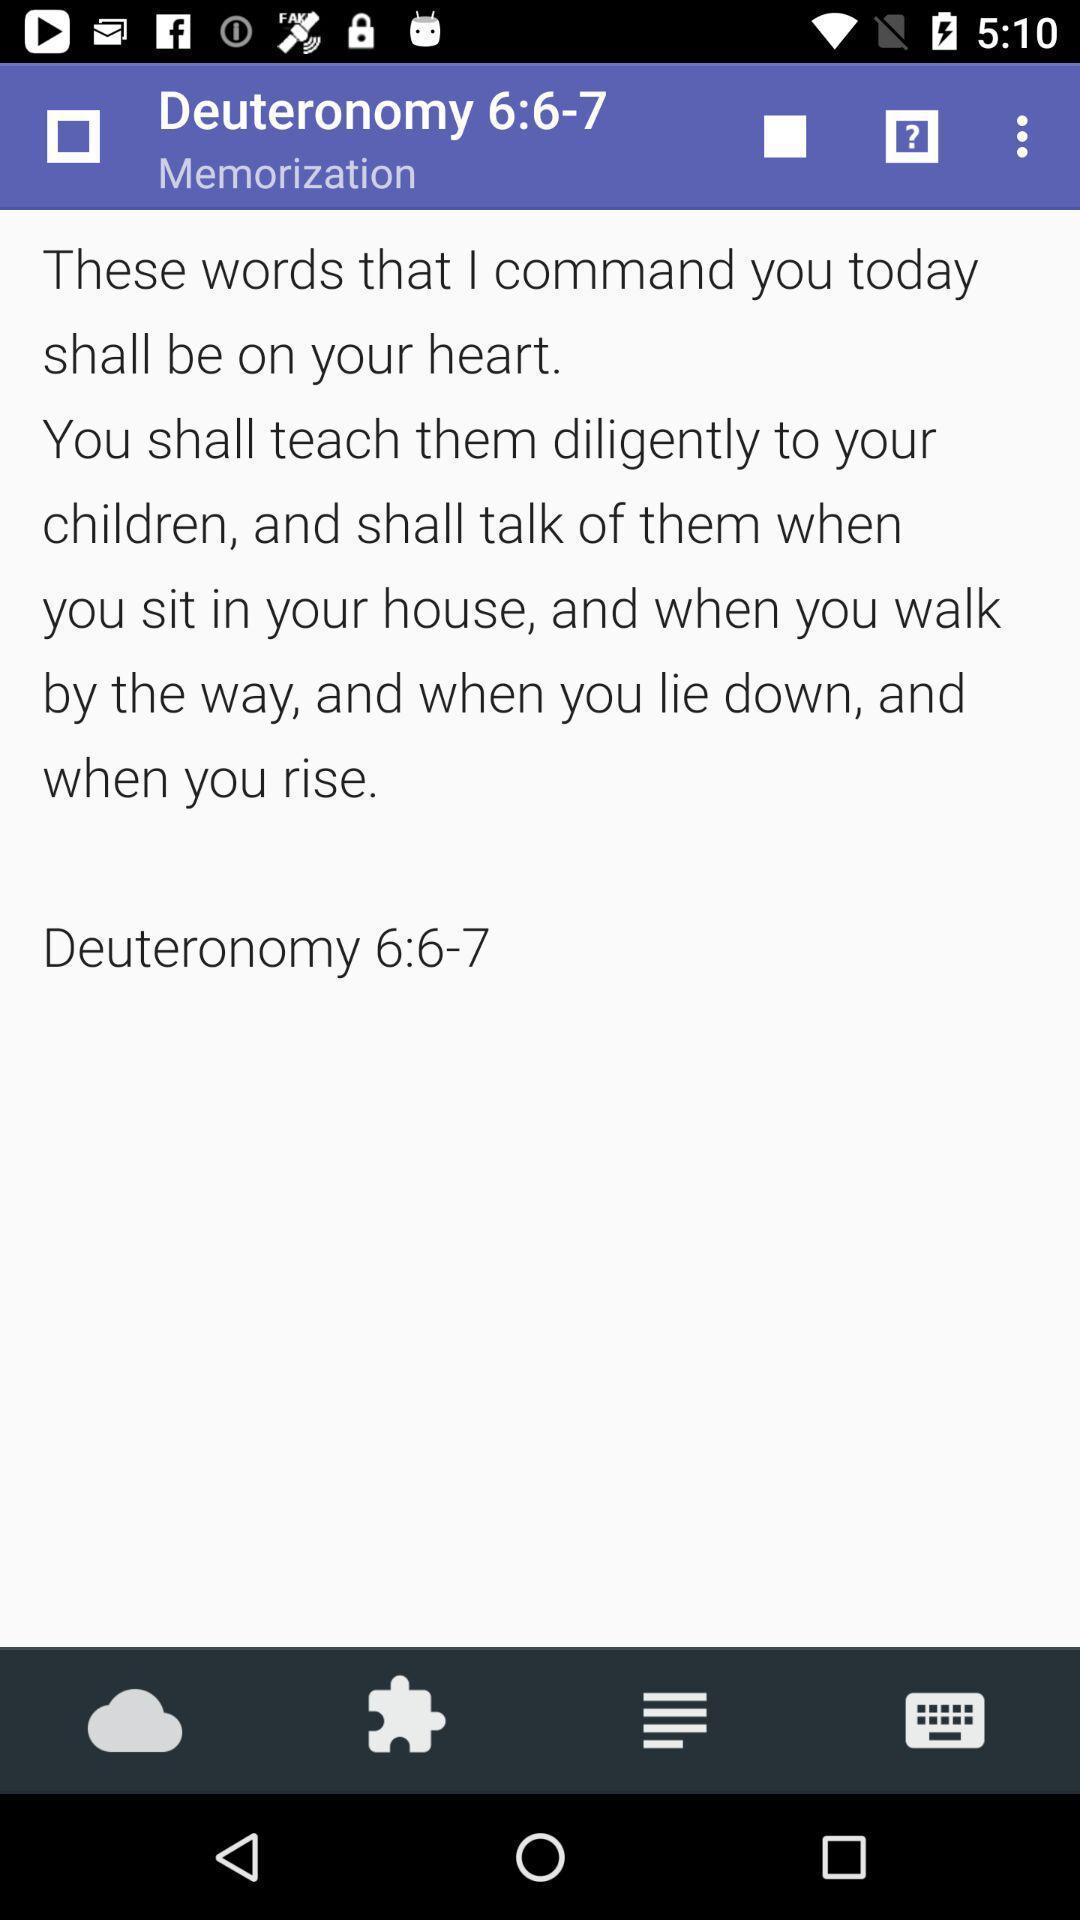  What do you see at coordinates (72, 135) in the screenshot?
I see `the app next to memorization item` at bounding box center [72, 135].